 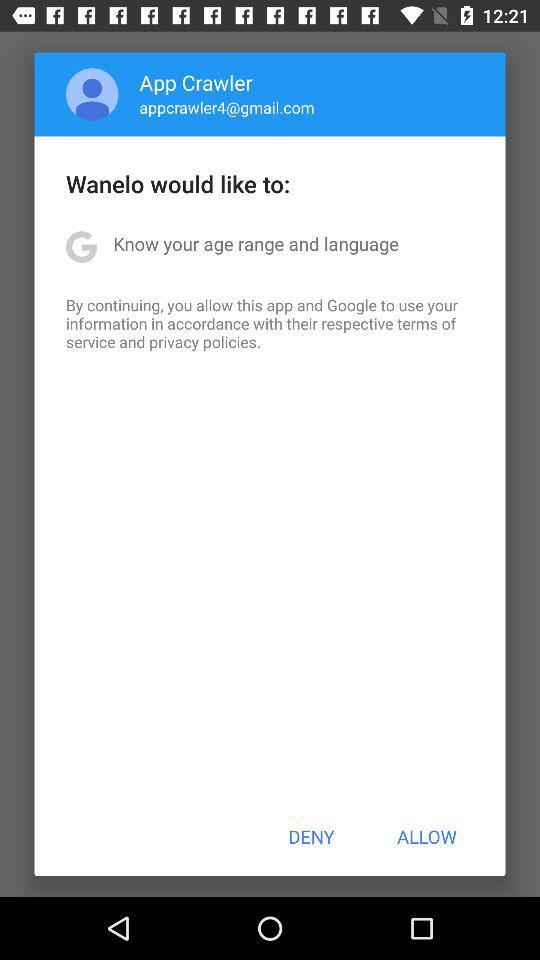 What do you see at coordinates (311, 836) in the screenshot?
I see `the deny item` at bounding box center [311, 836].